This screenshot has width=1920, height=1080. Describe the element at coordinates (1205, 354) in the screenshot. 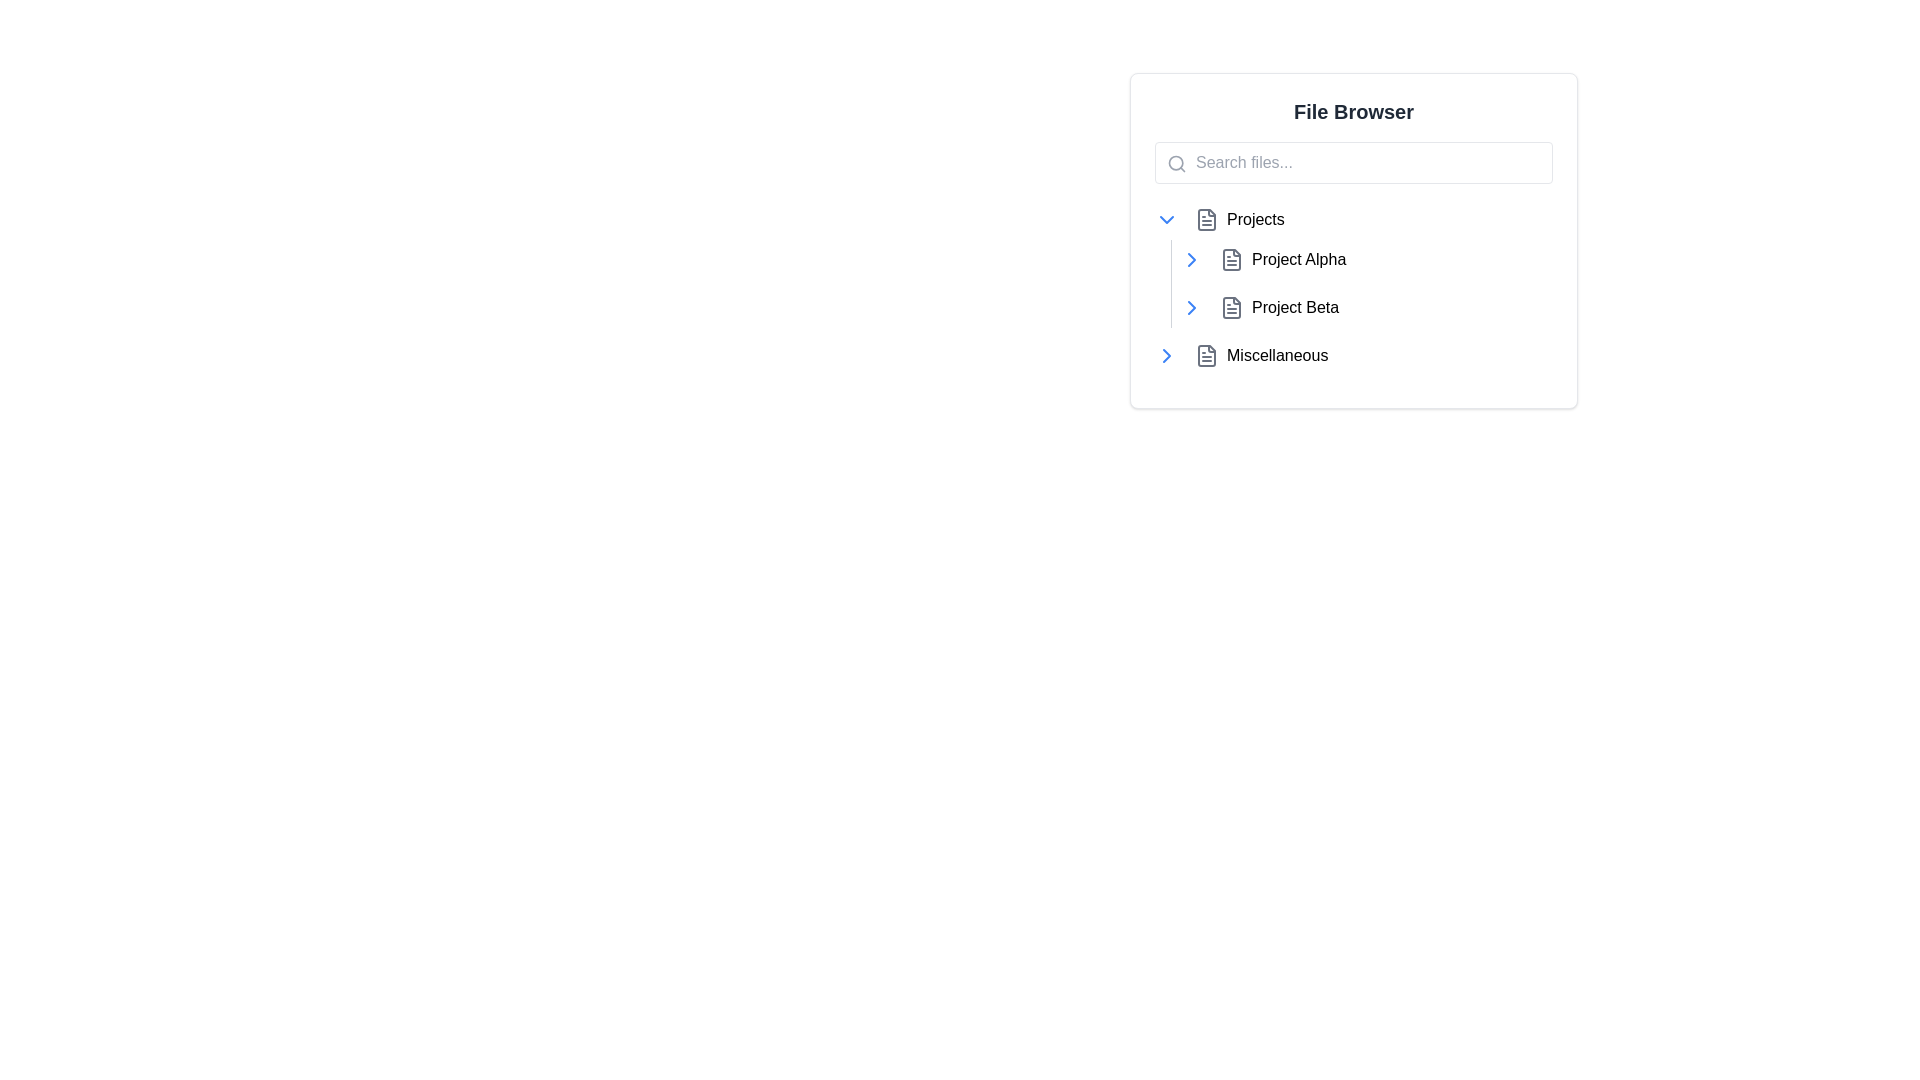

I see `the document icon in the file browser interface, which is styled in gray and located to the left of the 'Miscellaneous' label` at that location.